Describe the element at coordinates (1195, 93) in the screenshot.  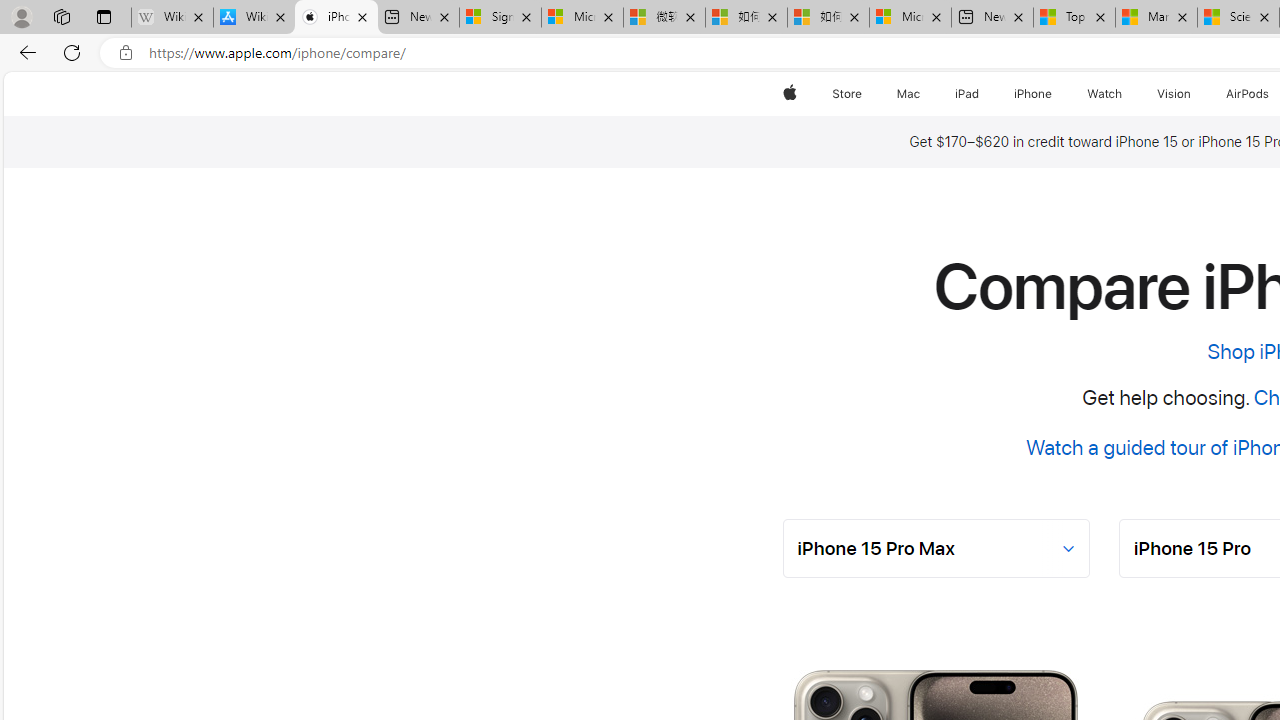
I see `'Class: globalnav-submenu-trigger-item'` at that location.